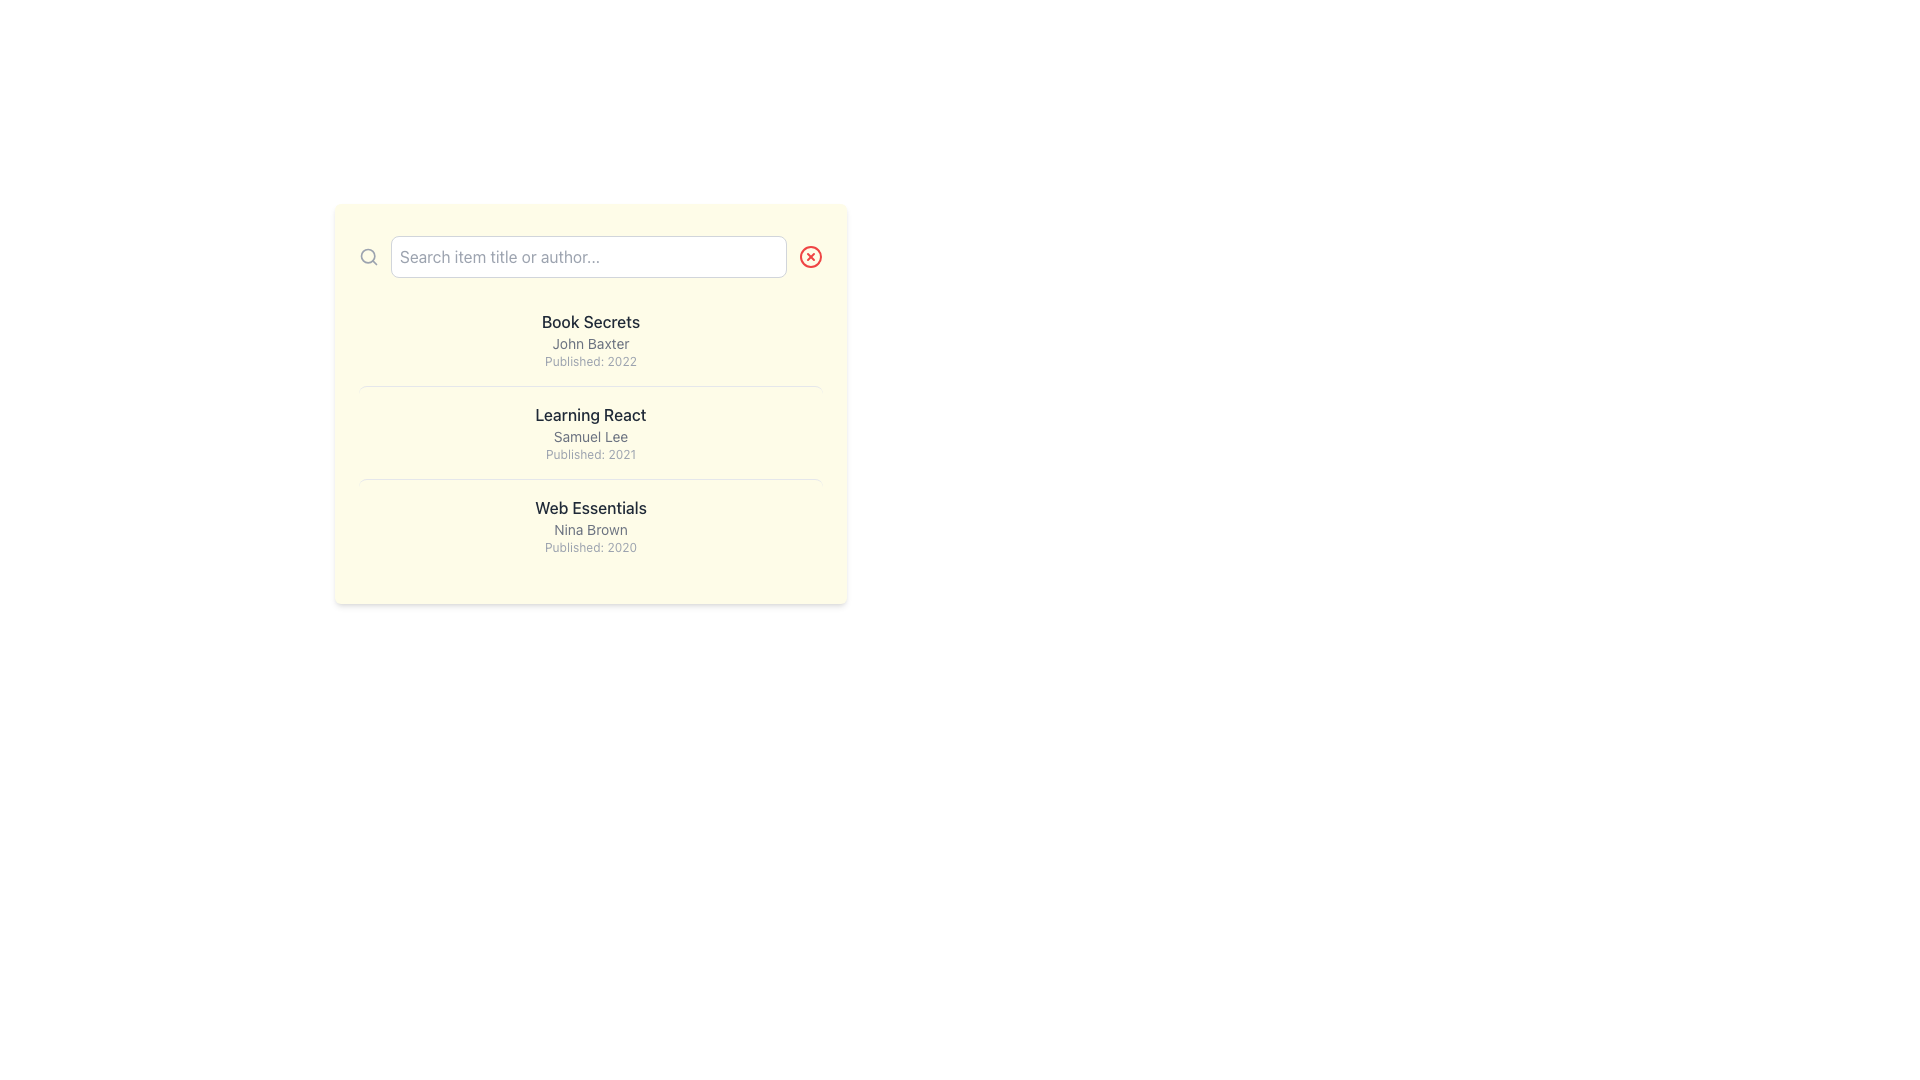 This screenshot has height=1080, width=1920. Describe the element at coordinates (589, 431) in the screenshot. I see `the second list item titled 'Learning React'` at that location.